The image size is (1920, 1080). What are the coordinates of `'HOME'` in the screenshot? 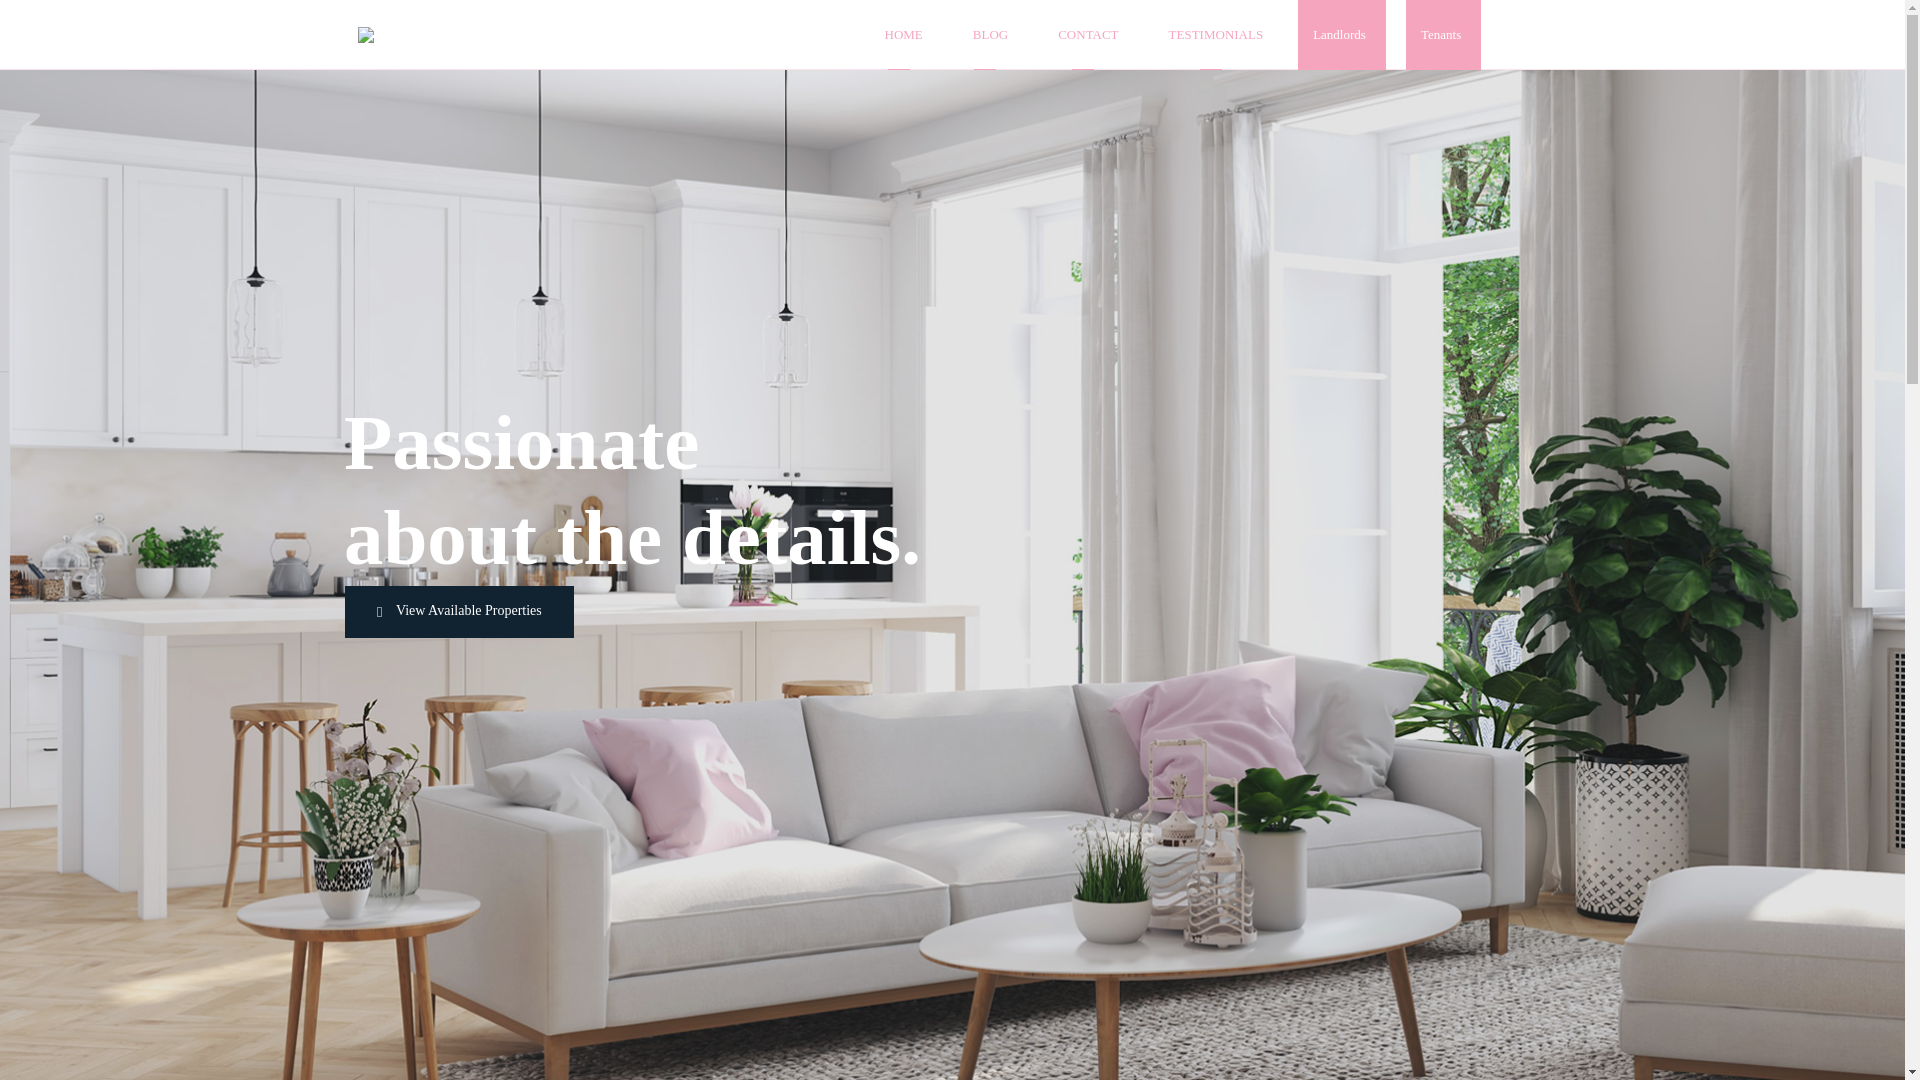 It's located at (879, 34).